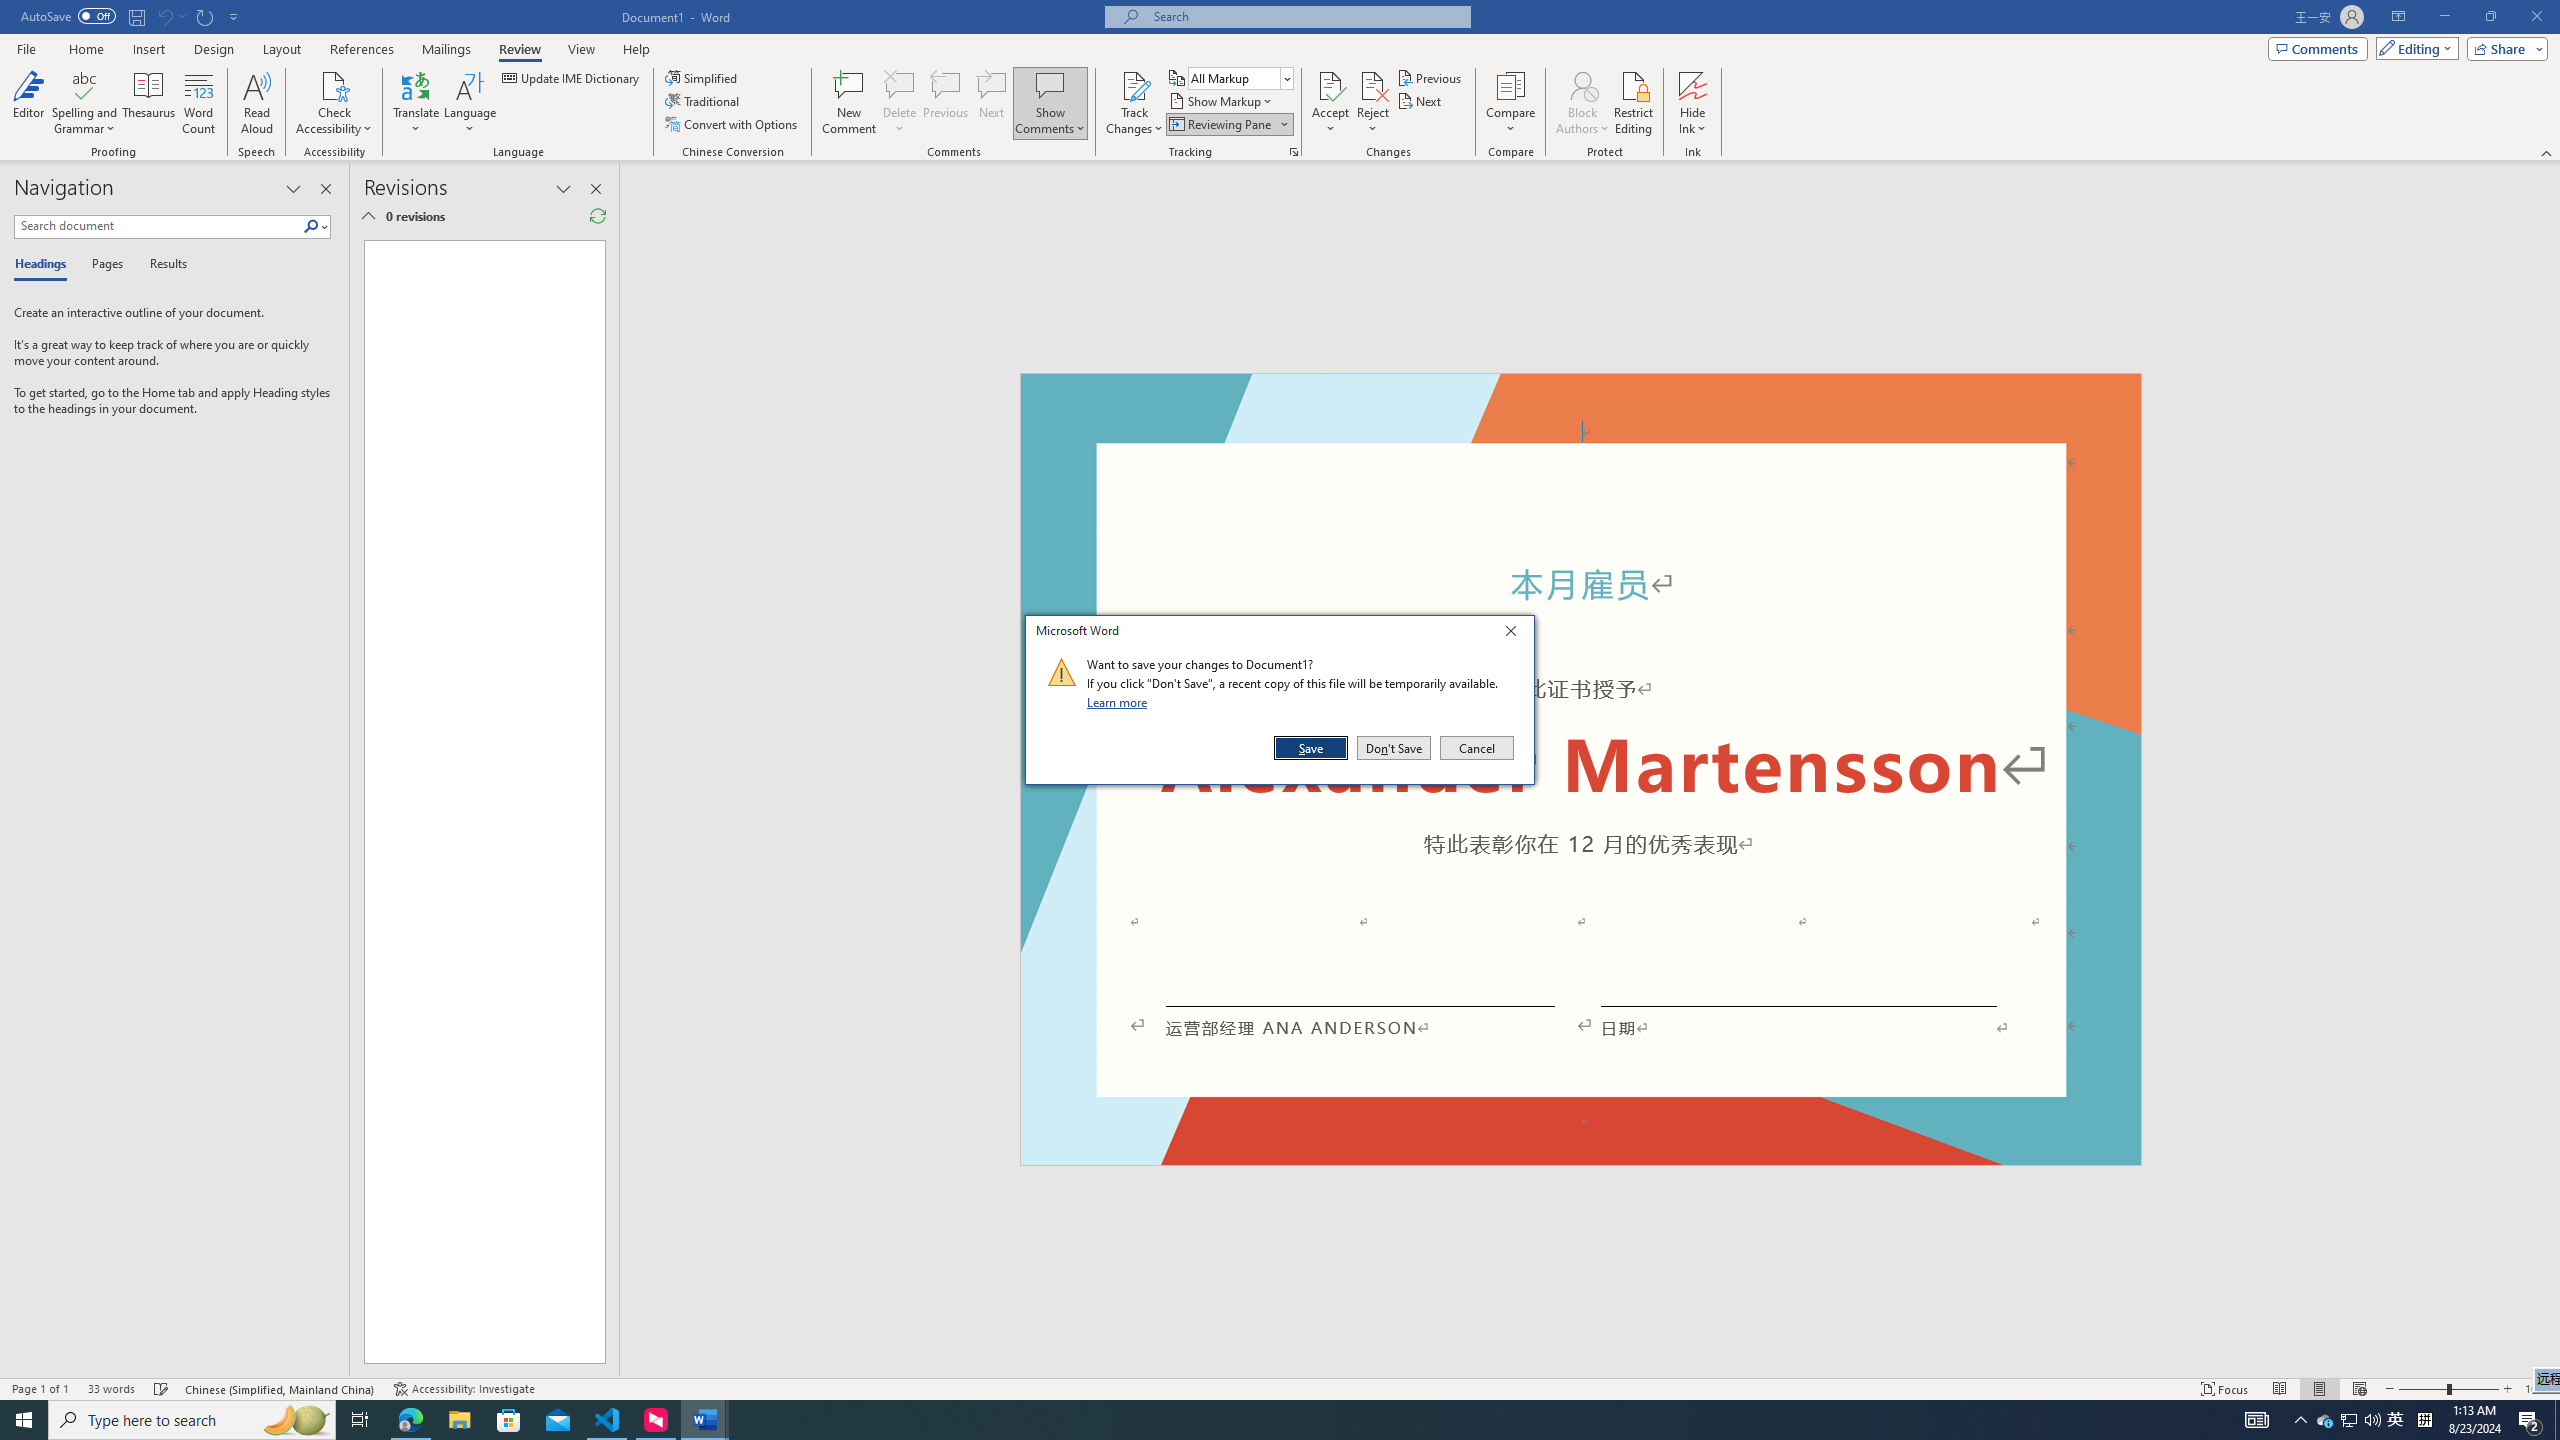 This screenshot has height=1440, width=2560. I want to click on 'Can', so click(163, 15).